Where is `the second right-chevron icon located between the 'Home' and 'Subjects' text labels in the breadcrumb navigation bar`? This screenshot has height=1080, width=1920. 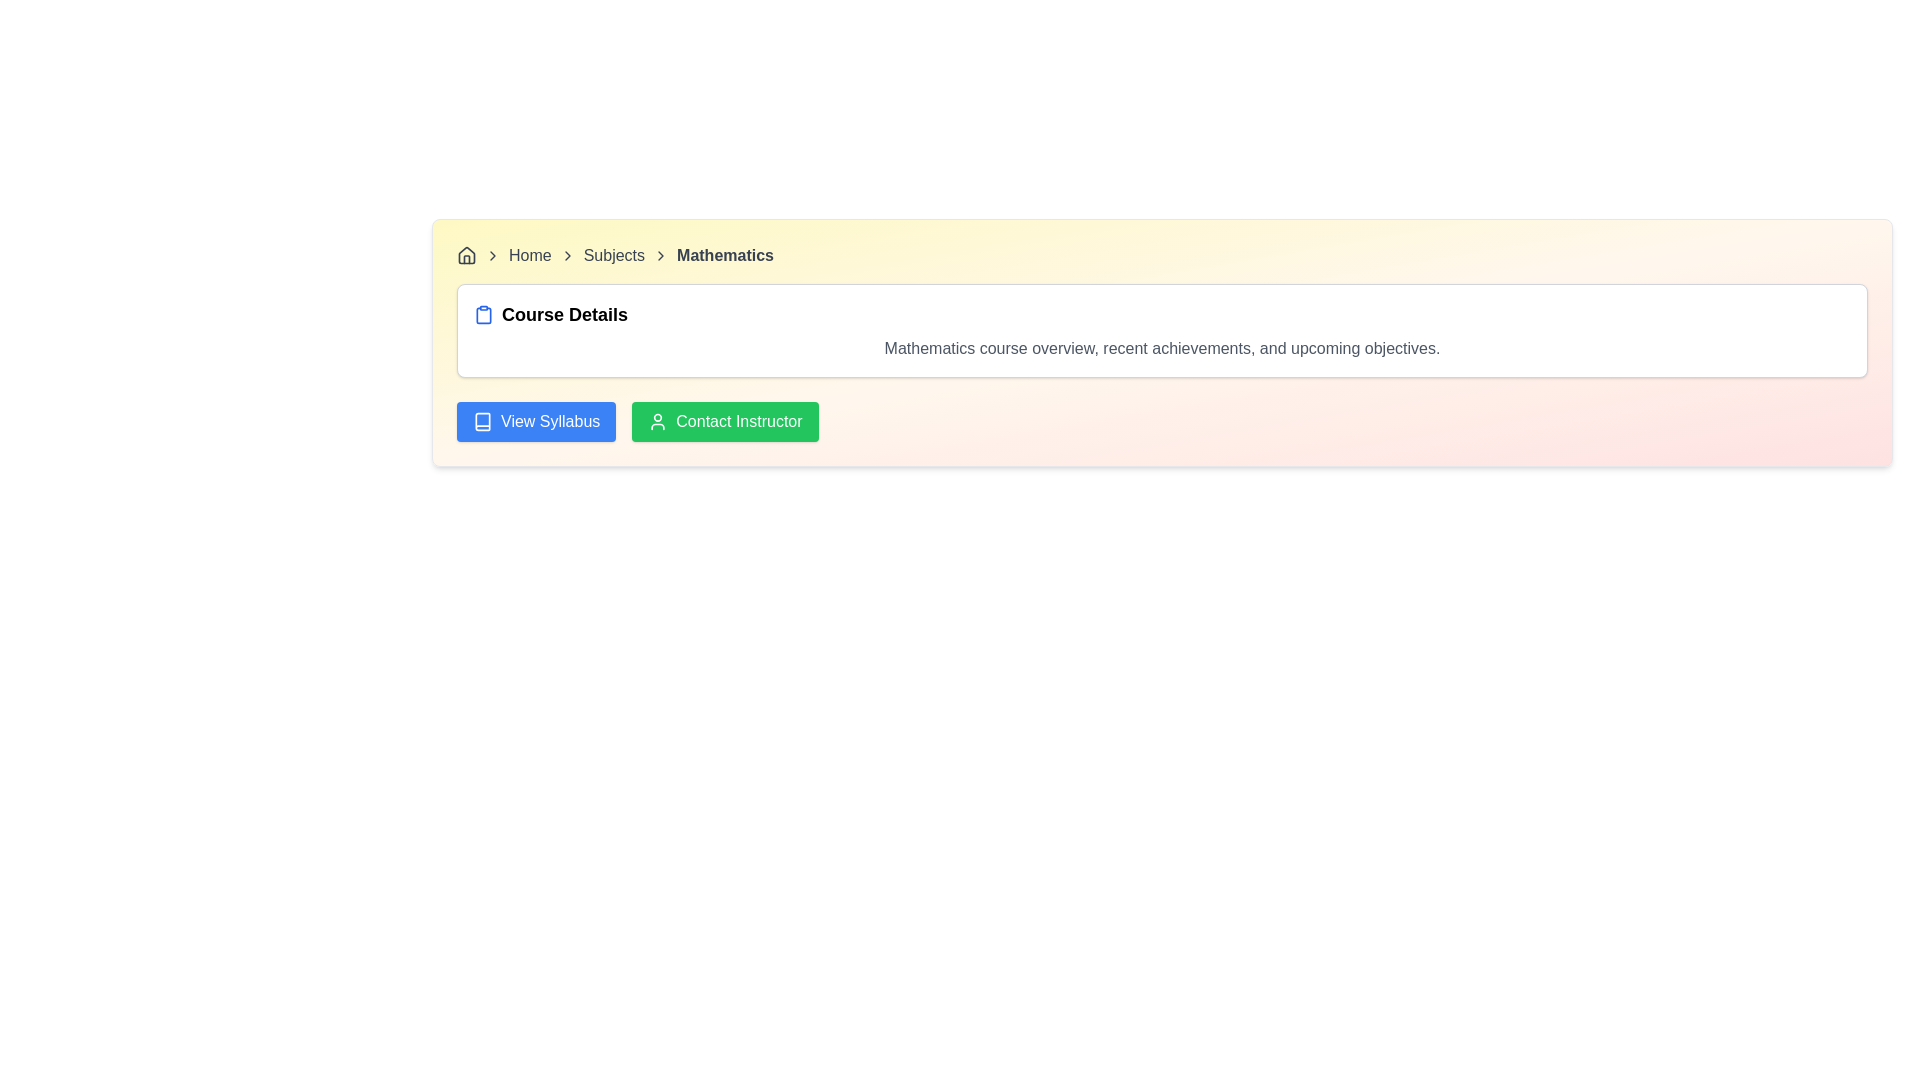
the second right-chevron icon located between the 'Home' and 'Subjects' text labels in the breadcrumb navigation bar is located at coordinates (566, 254).